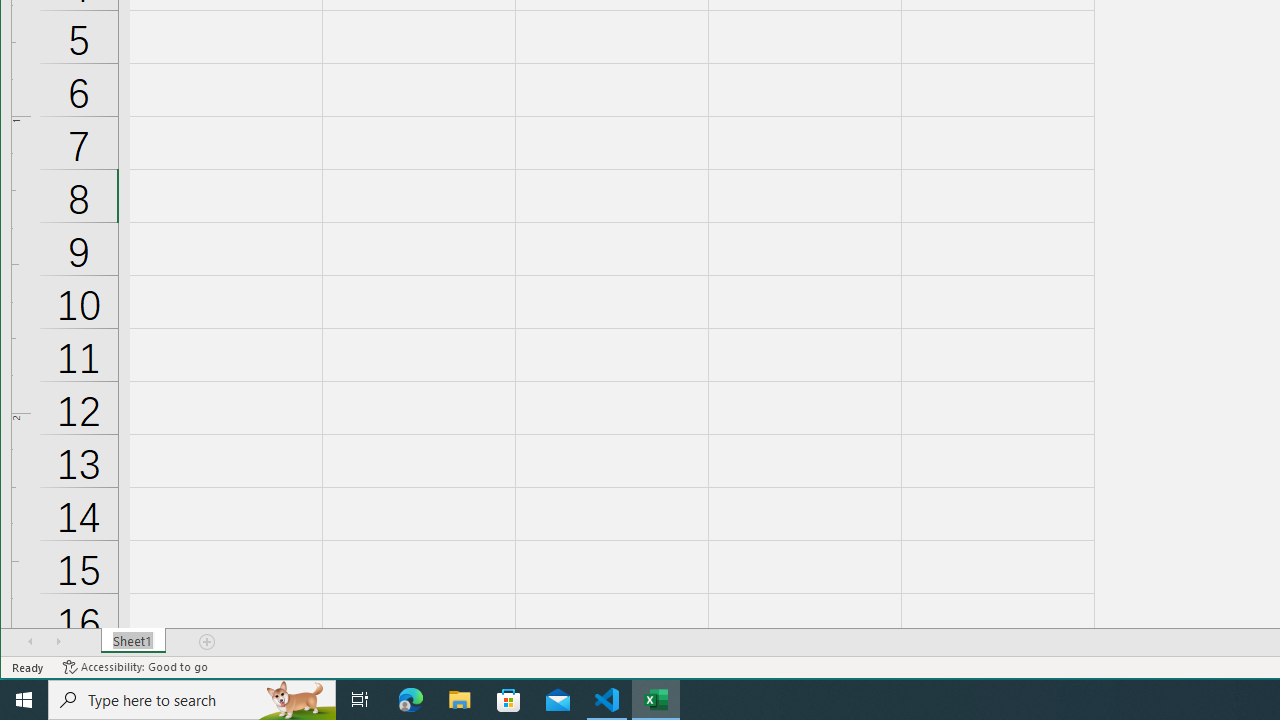 This screenshot has width=1280, height=720. Describe the element at coordinates (410, 698) in the screenshot. I see `'Microsoft Edge'` at that location.